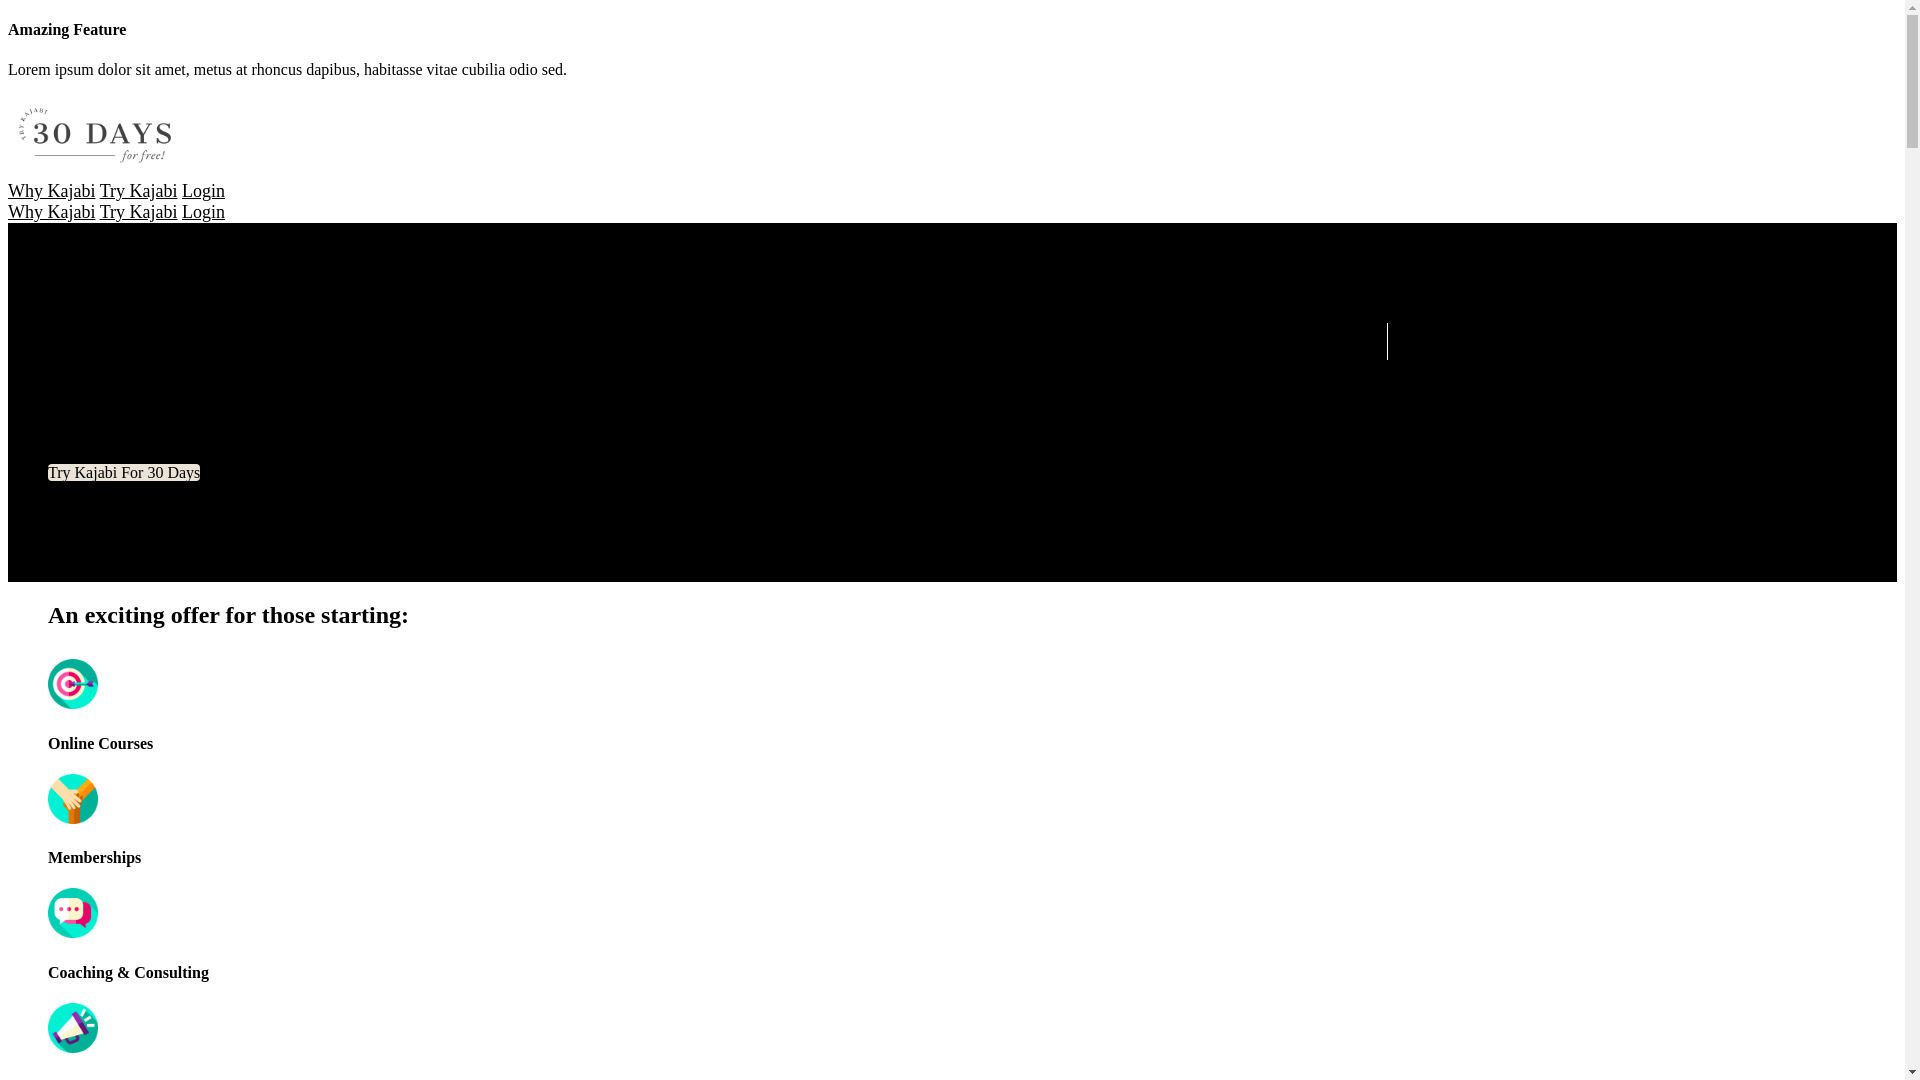  Describe the element at coordinates (138, 212) in the screenshot. I see `'Try Kajabi'` at that location.